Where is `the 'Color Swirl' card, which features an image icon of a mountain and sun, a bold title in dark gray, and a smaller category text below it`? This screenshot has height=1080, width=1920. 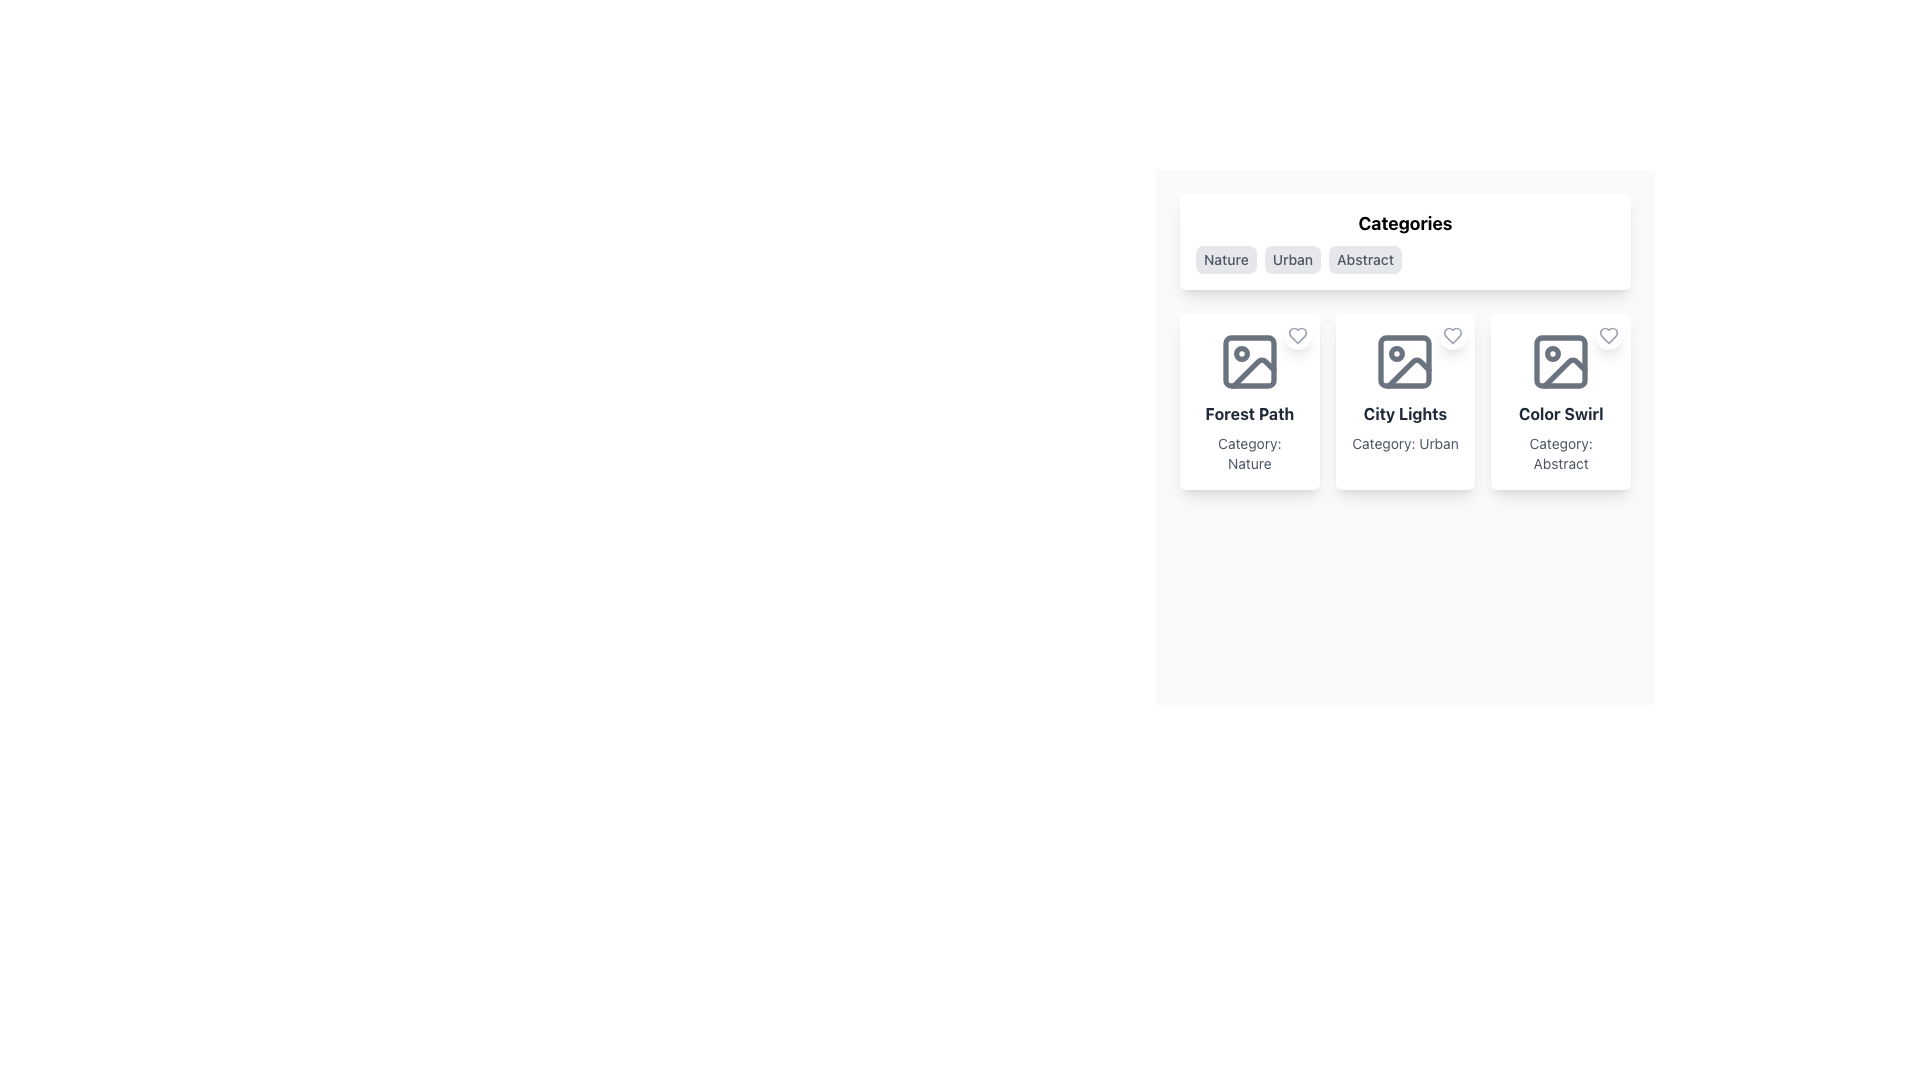
the 'Color Swirl' card, which features an image icon of a mountain and sun, a bold title in dark gray, and a smaller category text below it is located at coordinates (1560, 401).